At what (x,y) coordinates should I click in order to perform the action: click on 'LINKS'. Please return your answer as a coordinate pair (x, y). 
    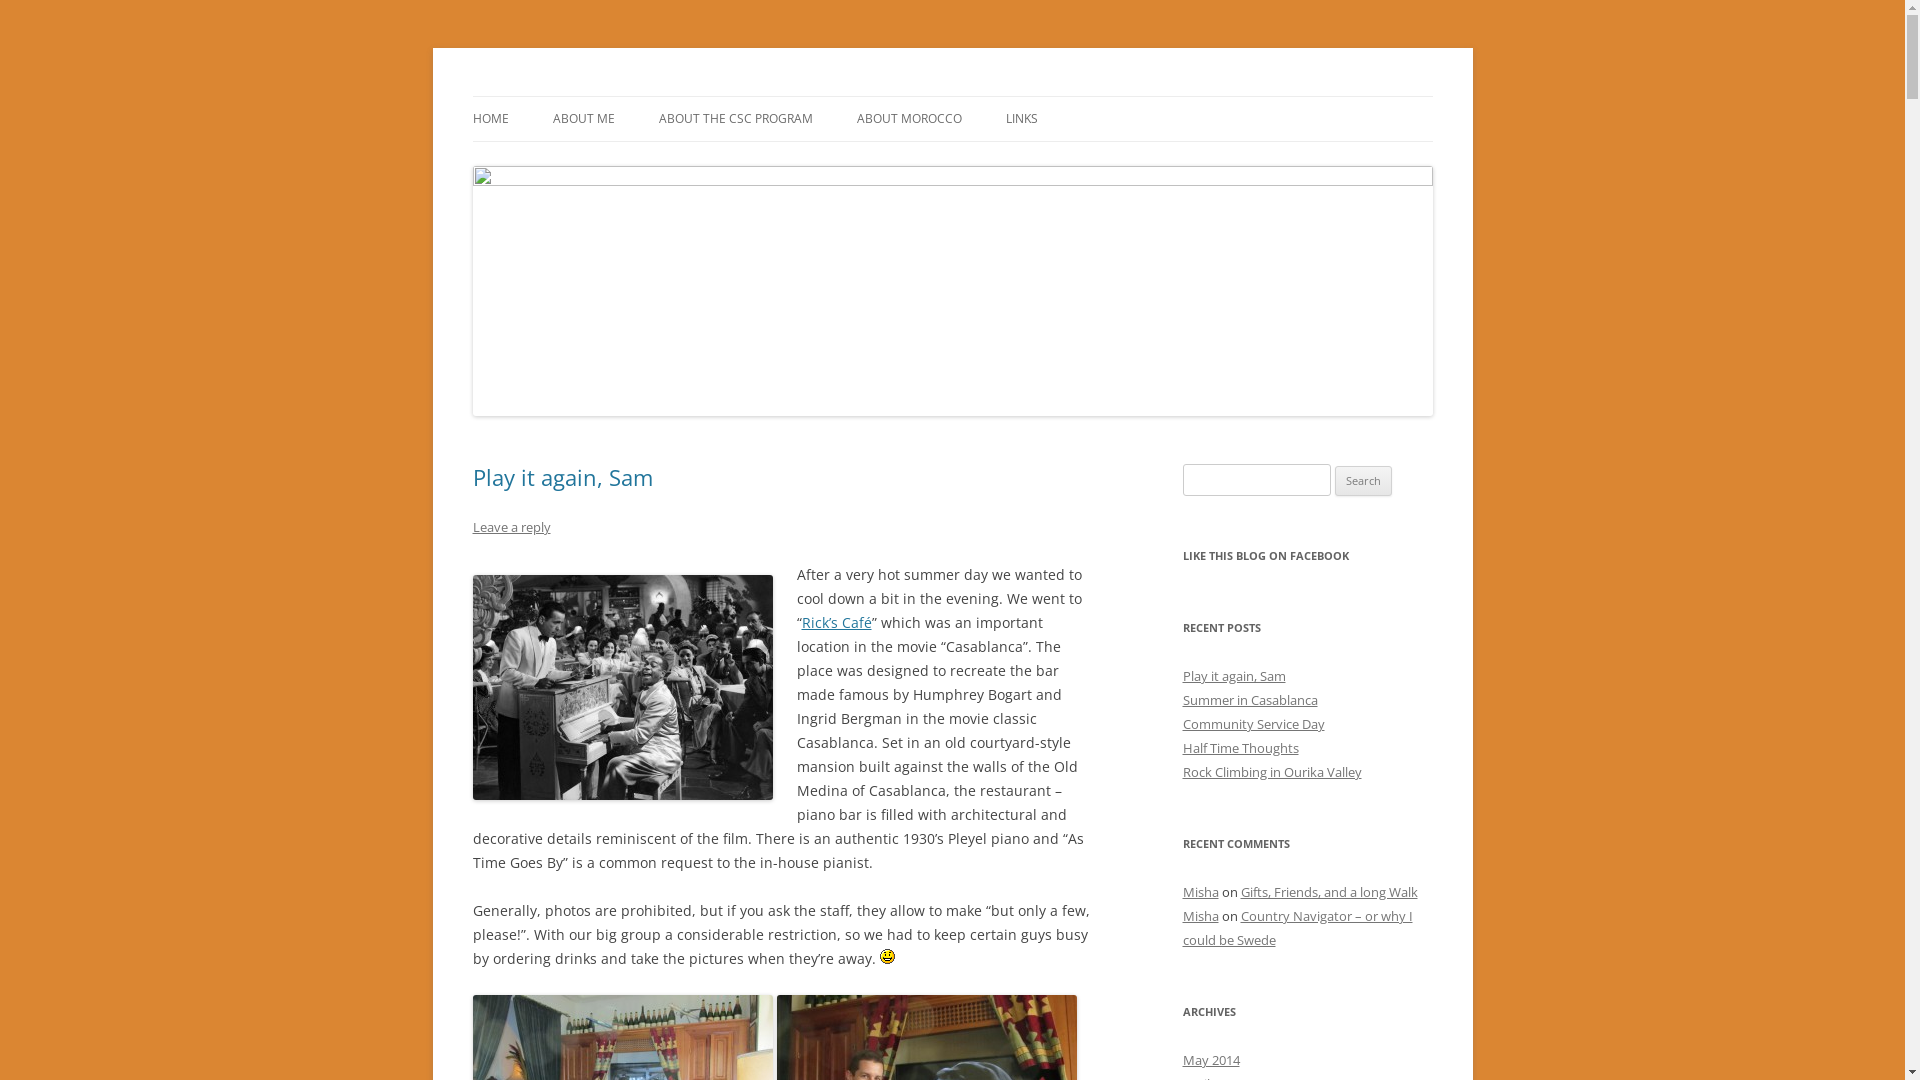
    Looking at the image, I should click on (1022, 119).